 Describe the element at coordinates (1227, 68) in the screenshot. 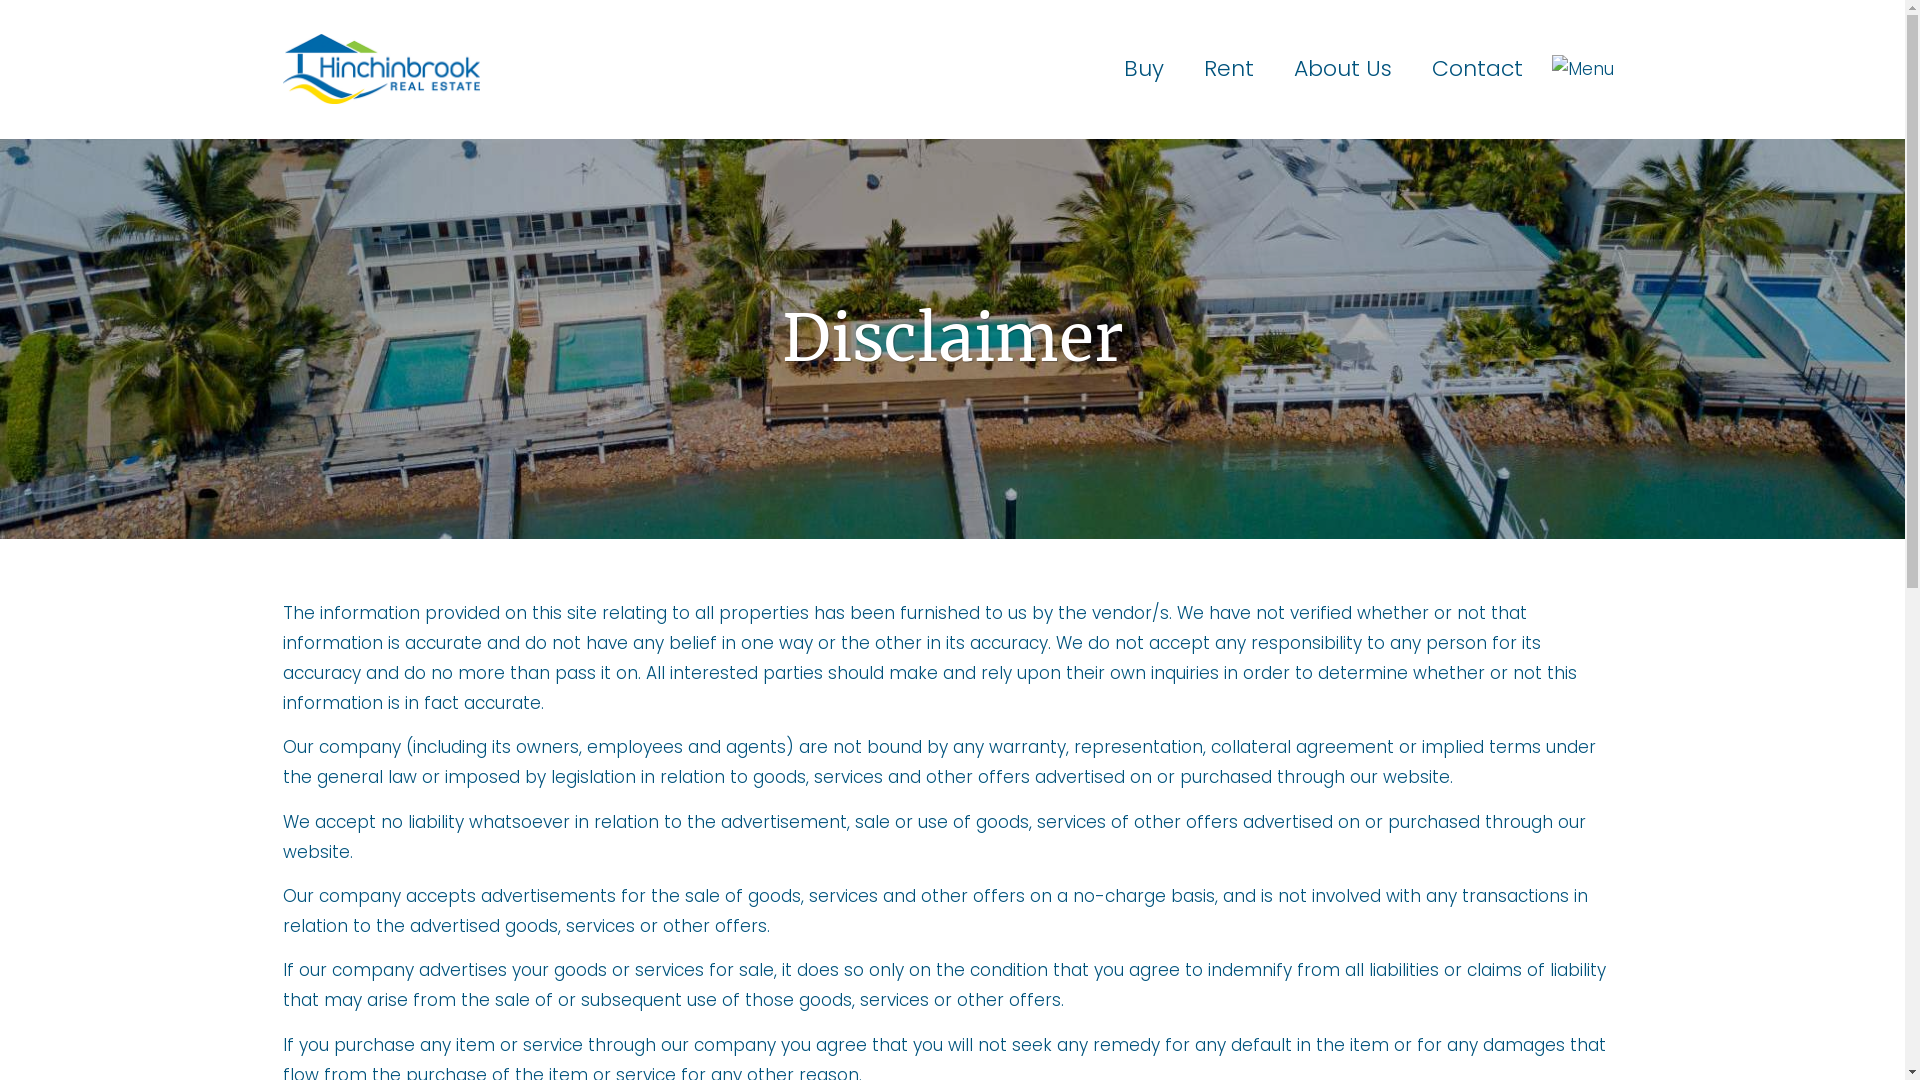

I see `'Rent'` at that location.